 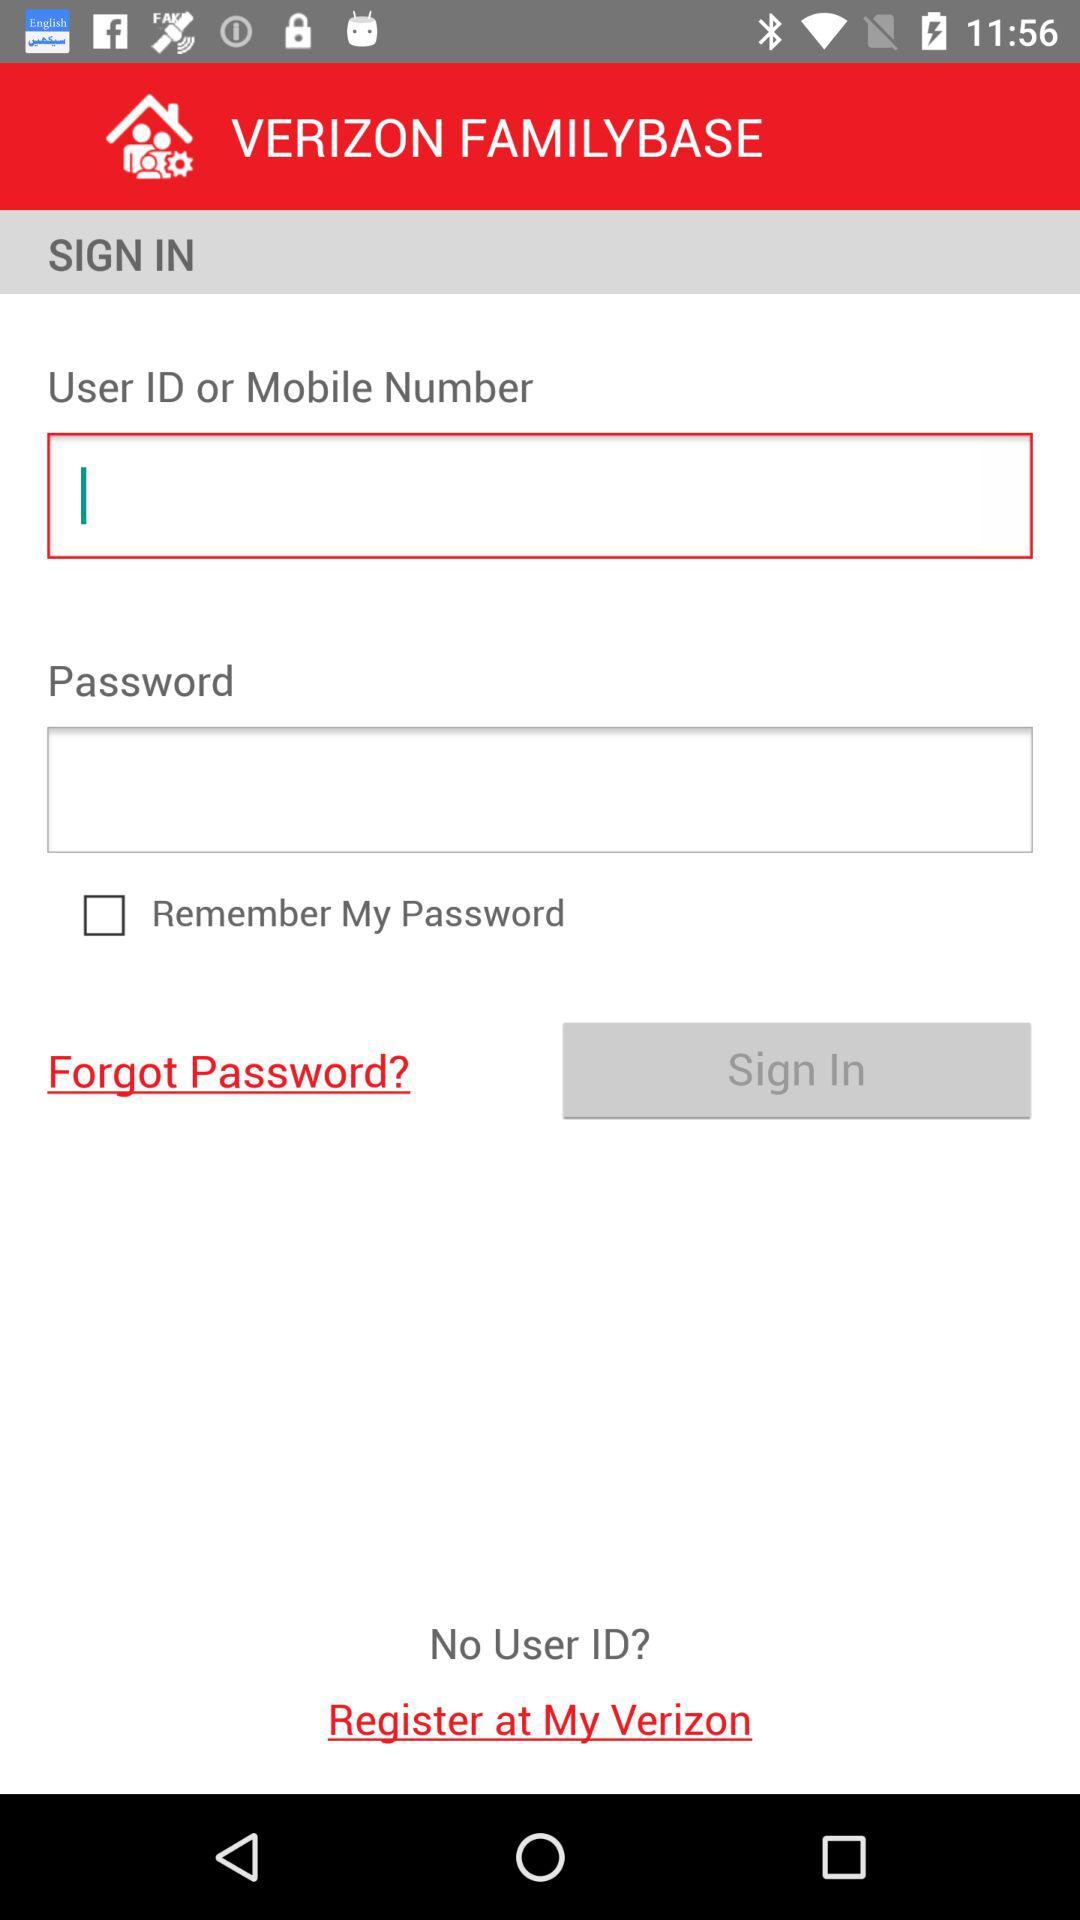 What do you see at coordinates (540, 1707) in the screenshot?
I see `the register at my` at bounding box center [540, 1707].